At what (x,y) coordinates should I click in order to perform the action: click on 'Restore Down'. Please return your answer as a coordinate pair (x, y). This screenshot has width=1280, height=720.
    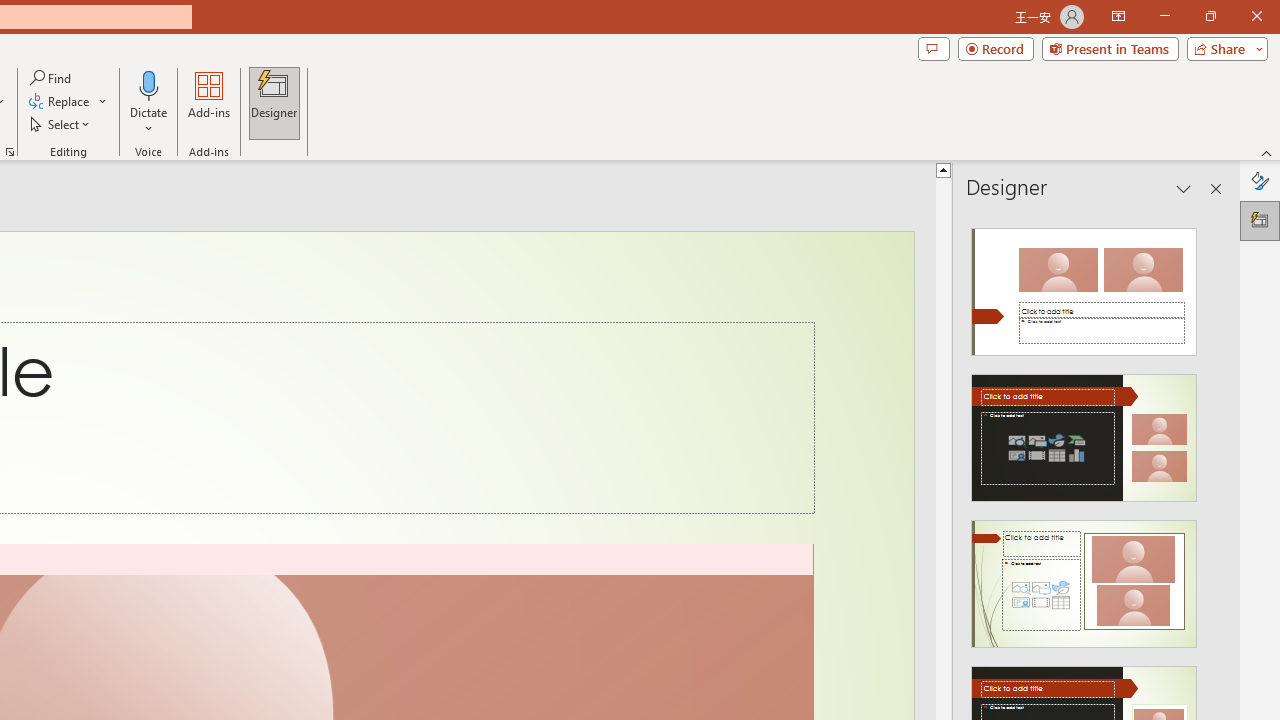
    Looking at the image, I should click on (1209, 16).